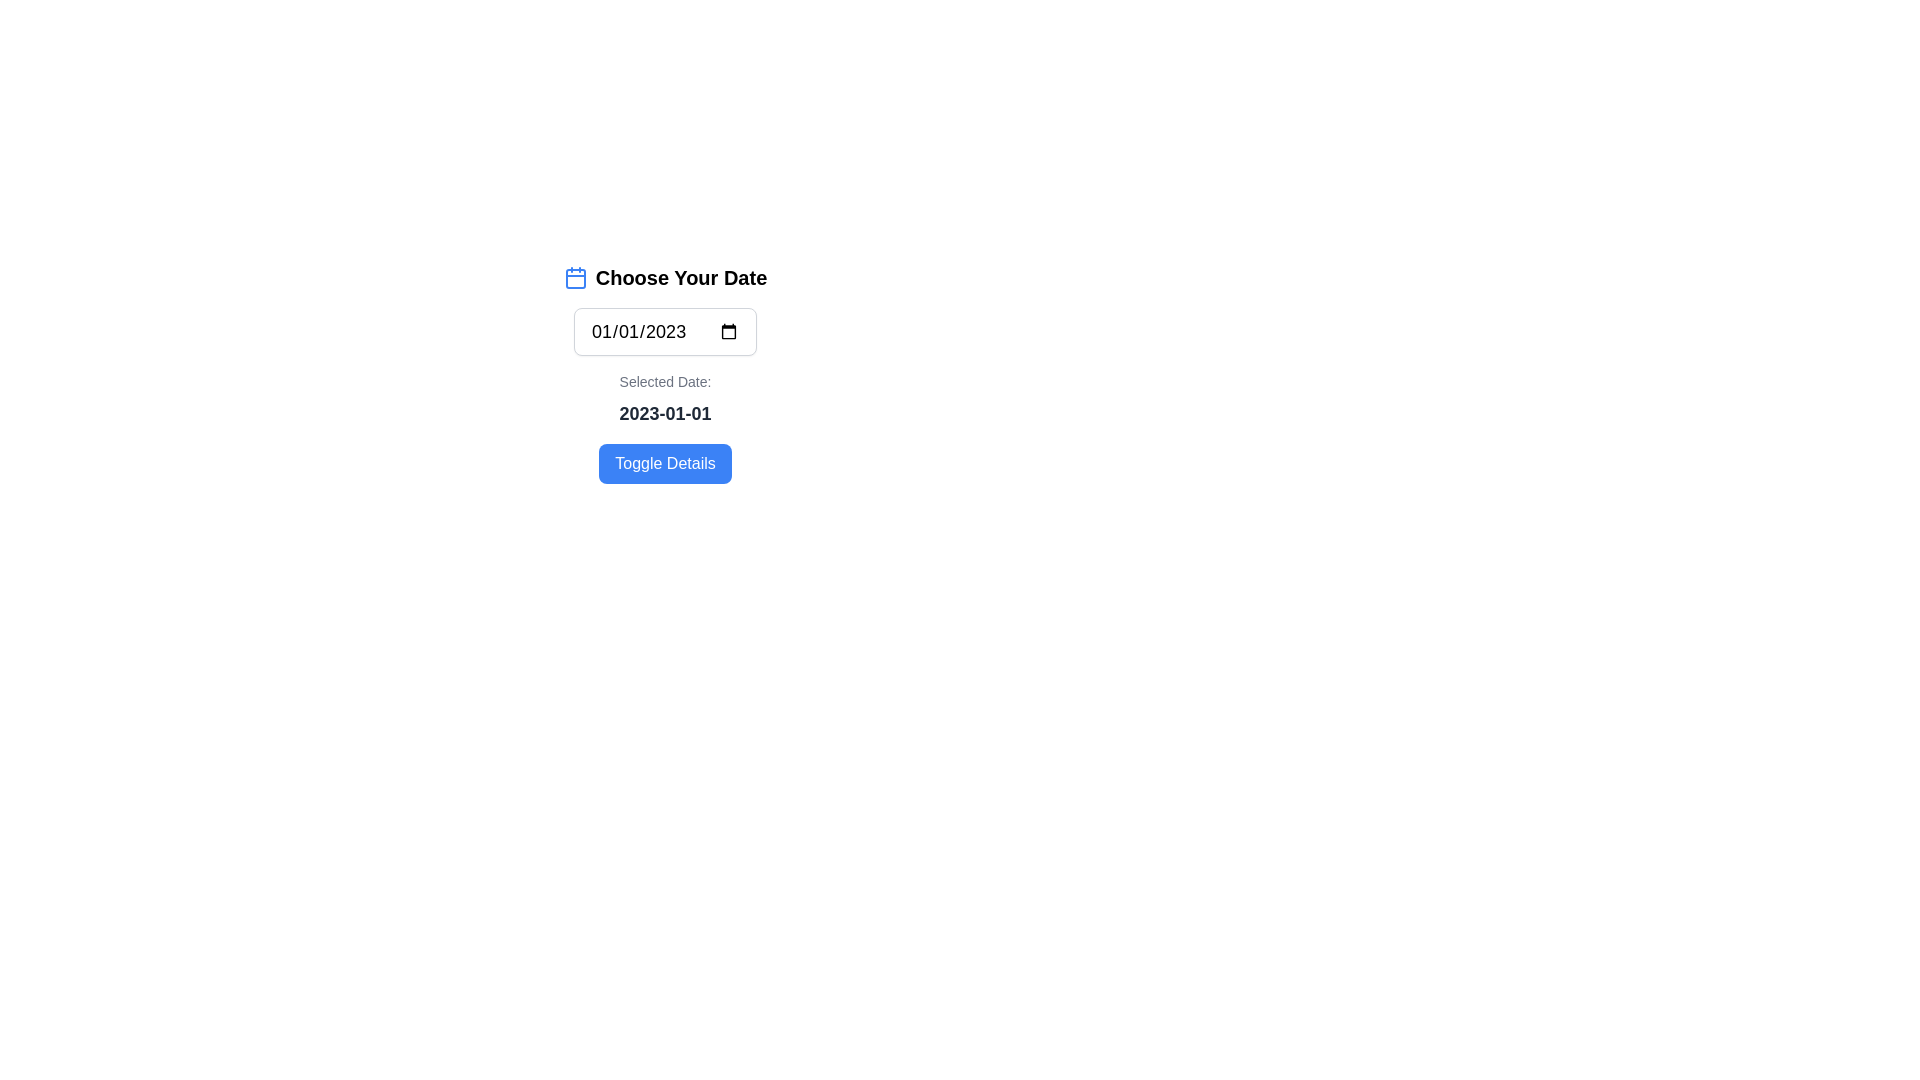 Image resolution: width=1920 pixels, height=1080 pixels. I want to click on the calendar icon, which is a square outline with a circular blue stroke, located to the left of the 'Choose Your Date' text, so click(574, 277).